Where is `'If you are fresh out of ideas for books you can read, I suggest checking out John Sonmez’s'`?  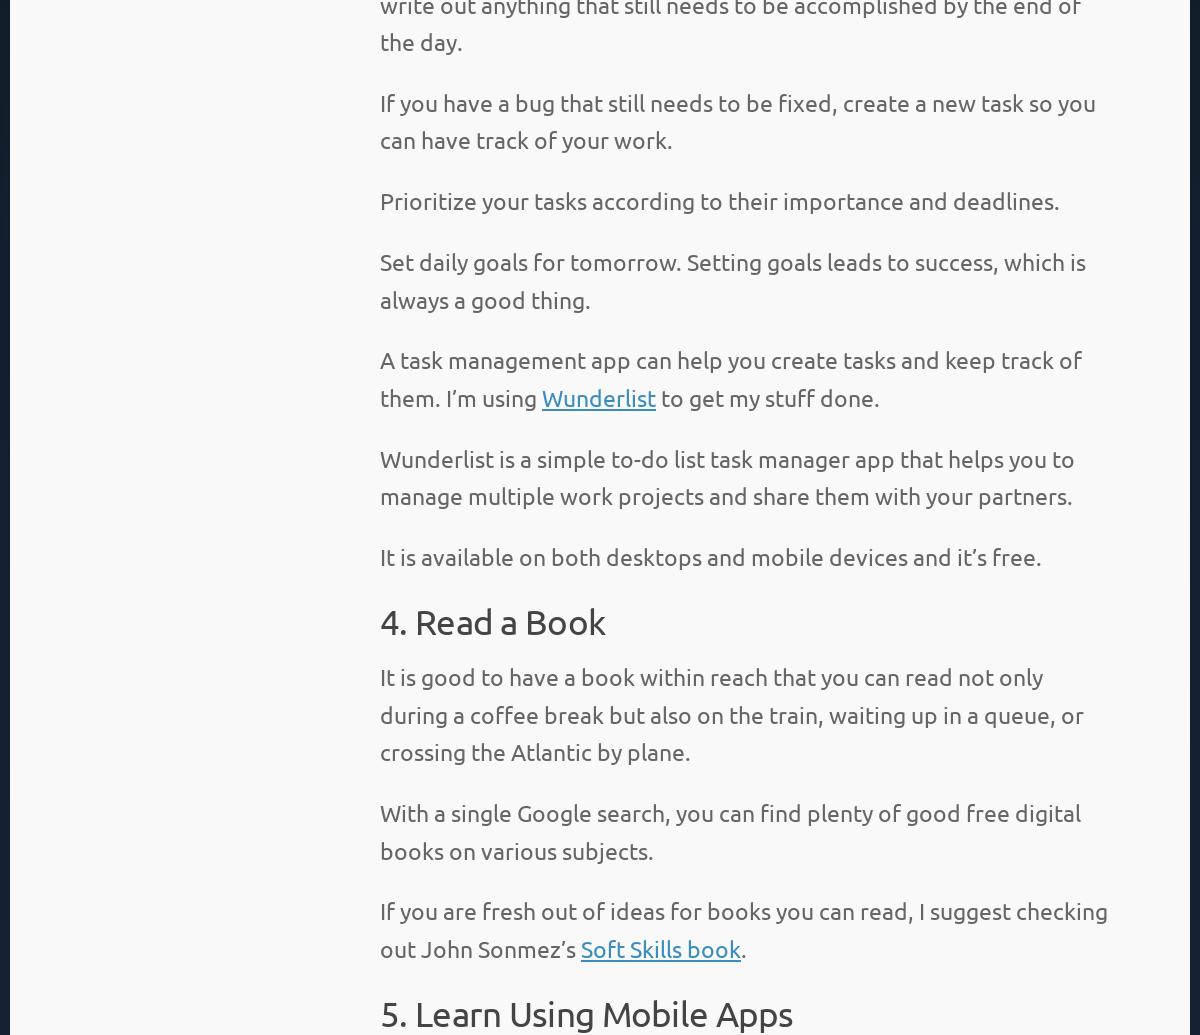
'If you are fresh out of ideas for books you can read, I suggest checking out John Sonmez’s' is located at coordinates (744, 928).